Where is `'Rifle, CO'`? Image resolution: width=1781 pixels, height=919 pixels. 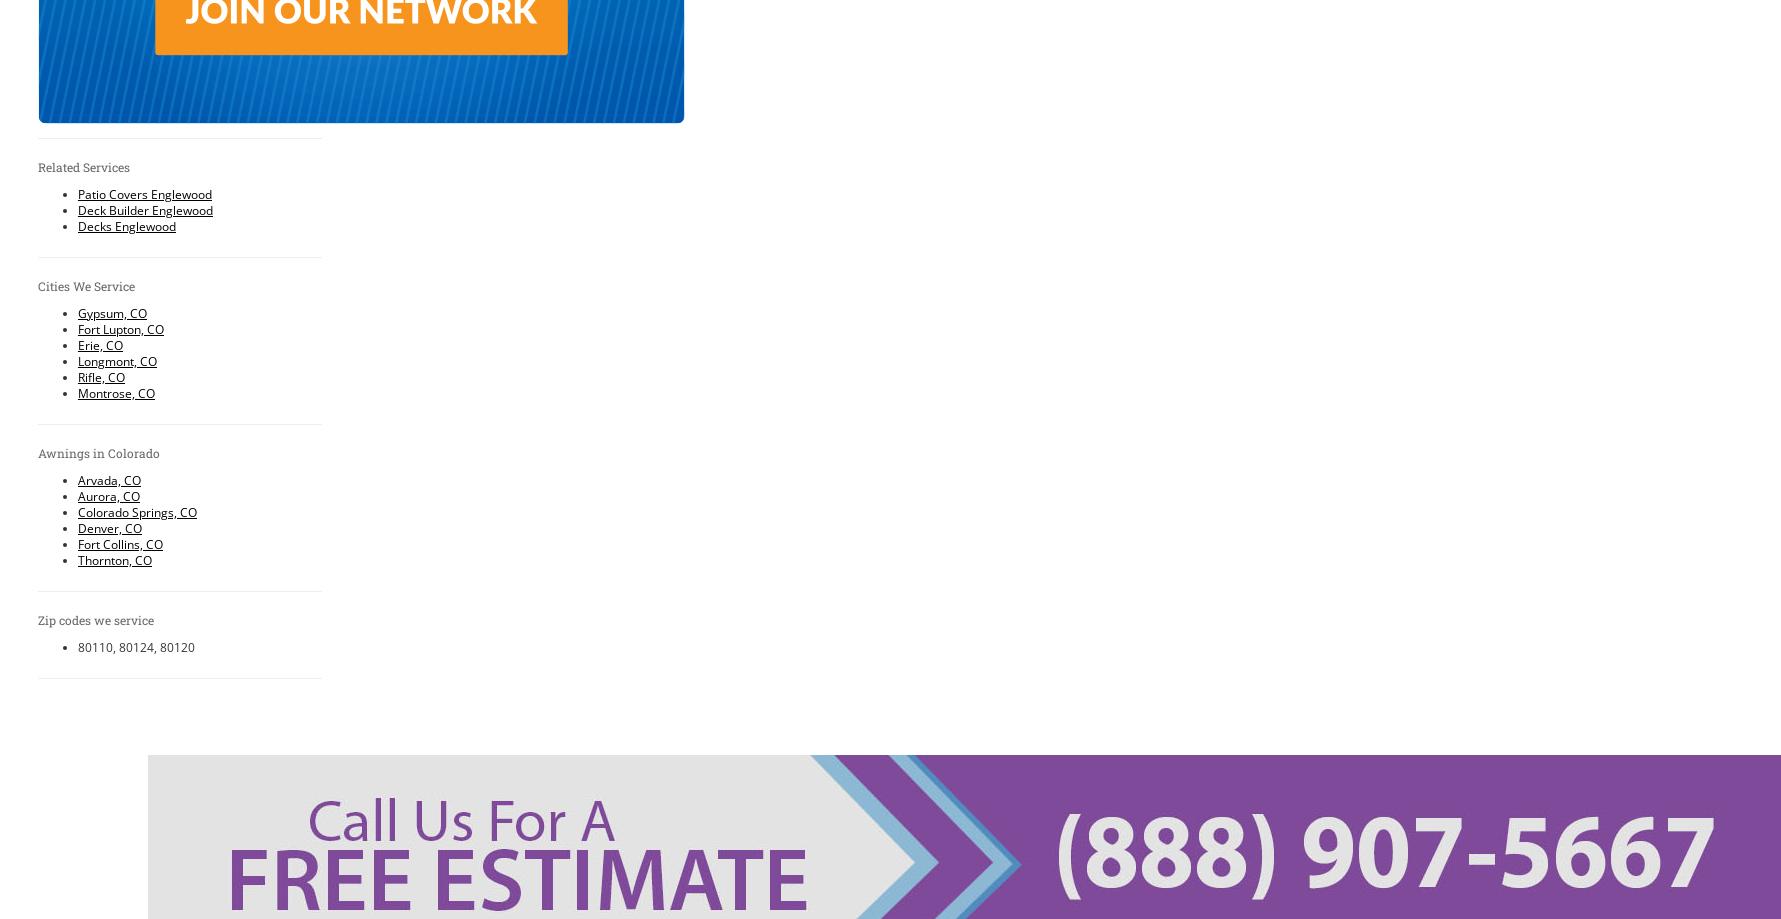 'Rifle, CO' is located at coordinates (100, 376).